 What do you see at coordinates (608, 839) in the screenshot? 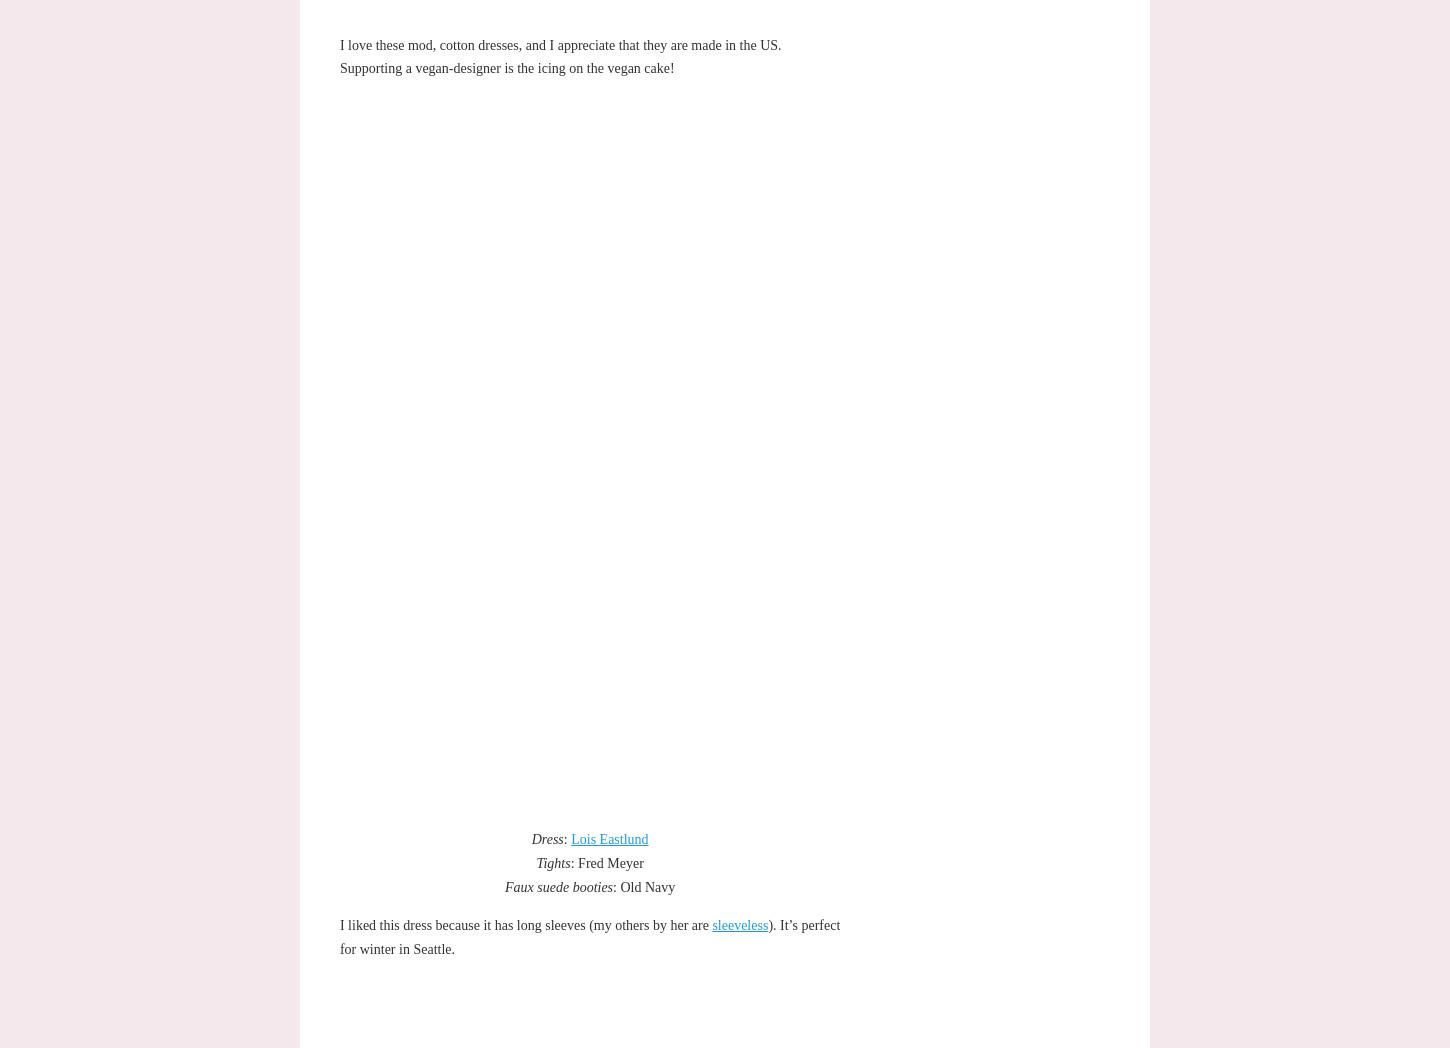
I see `'Lois Eastlund'` at bounding box center [608, 839].